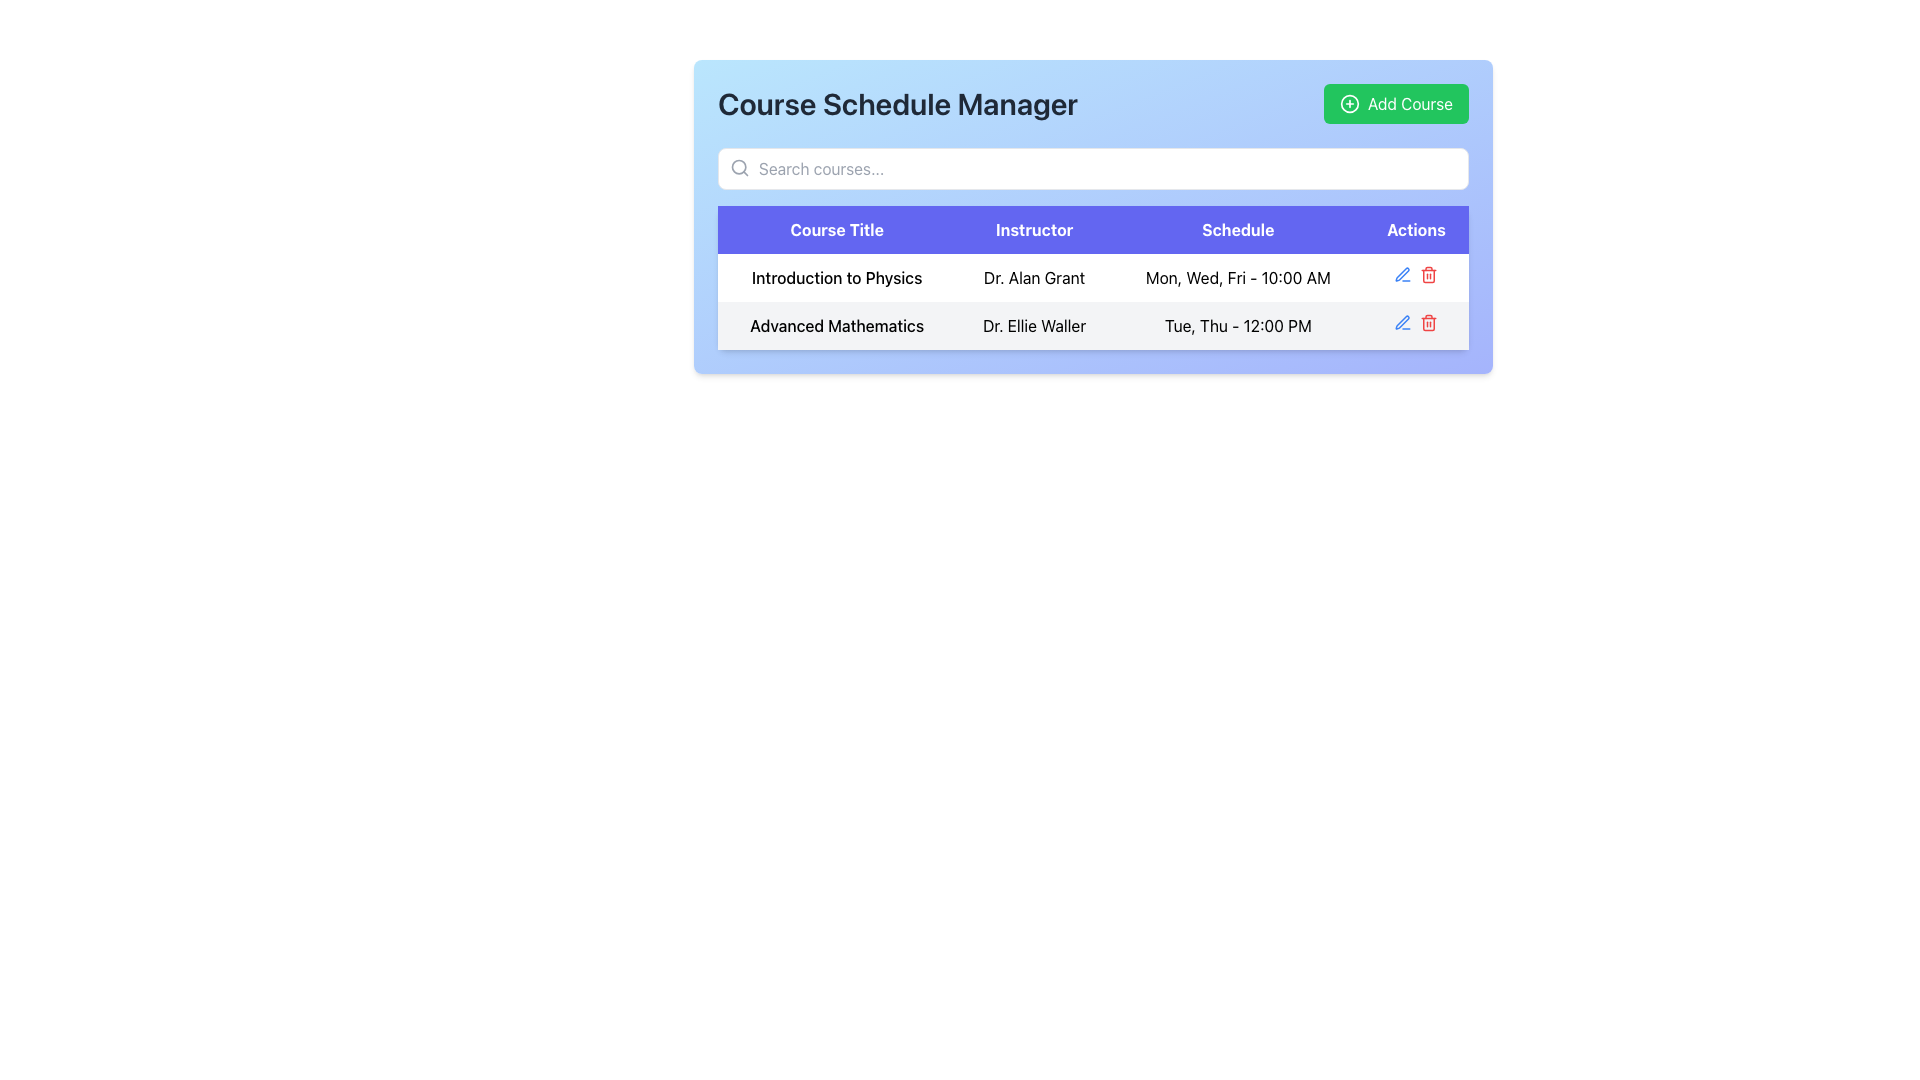 The image size is (1920, 1080). What do you see at coordinates (1428, 276) in the screenshot?
I see `the delete button represented by the trash bin icon located in the 'Actions' column of the 'Advanced Mathematics' row` at bounding box center [1428, 276].